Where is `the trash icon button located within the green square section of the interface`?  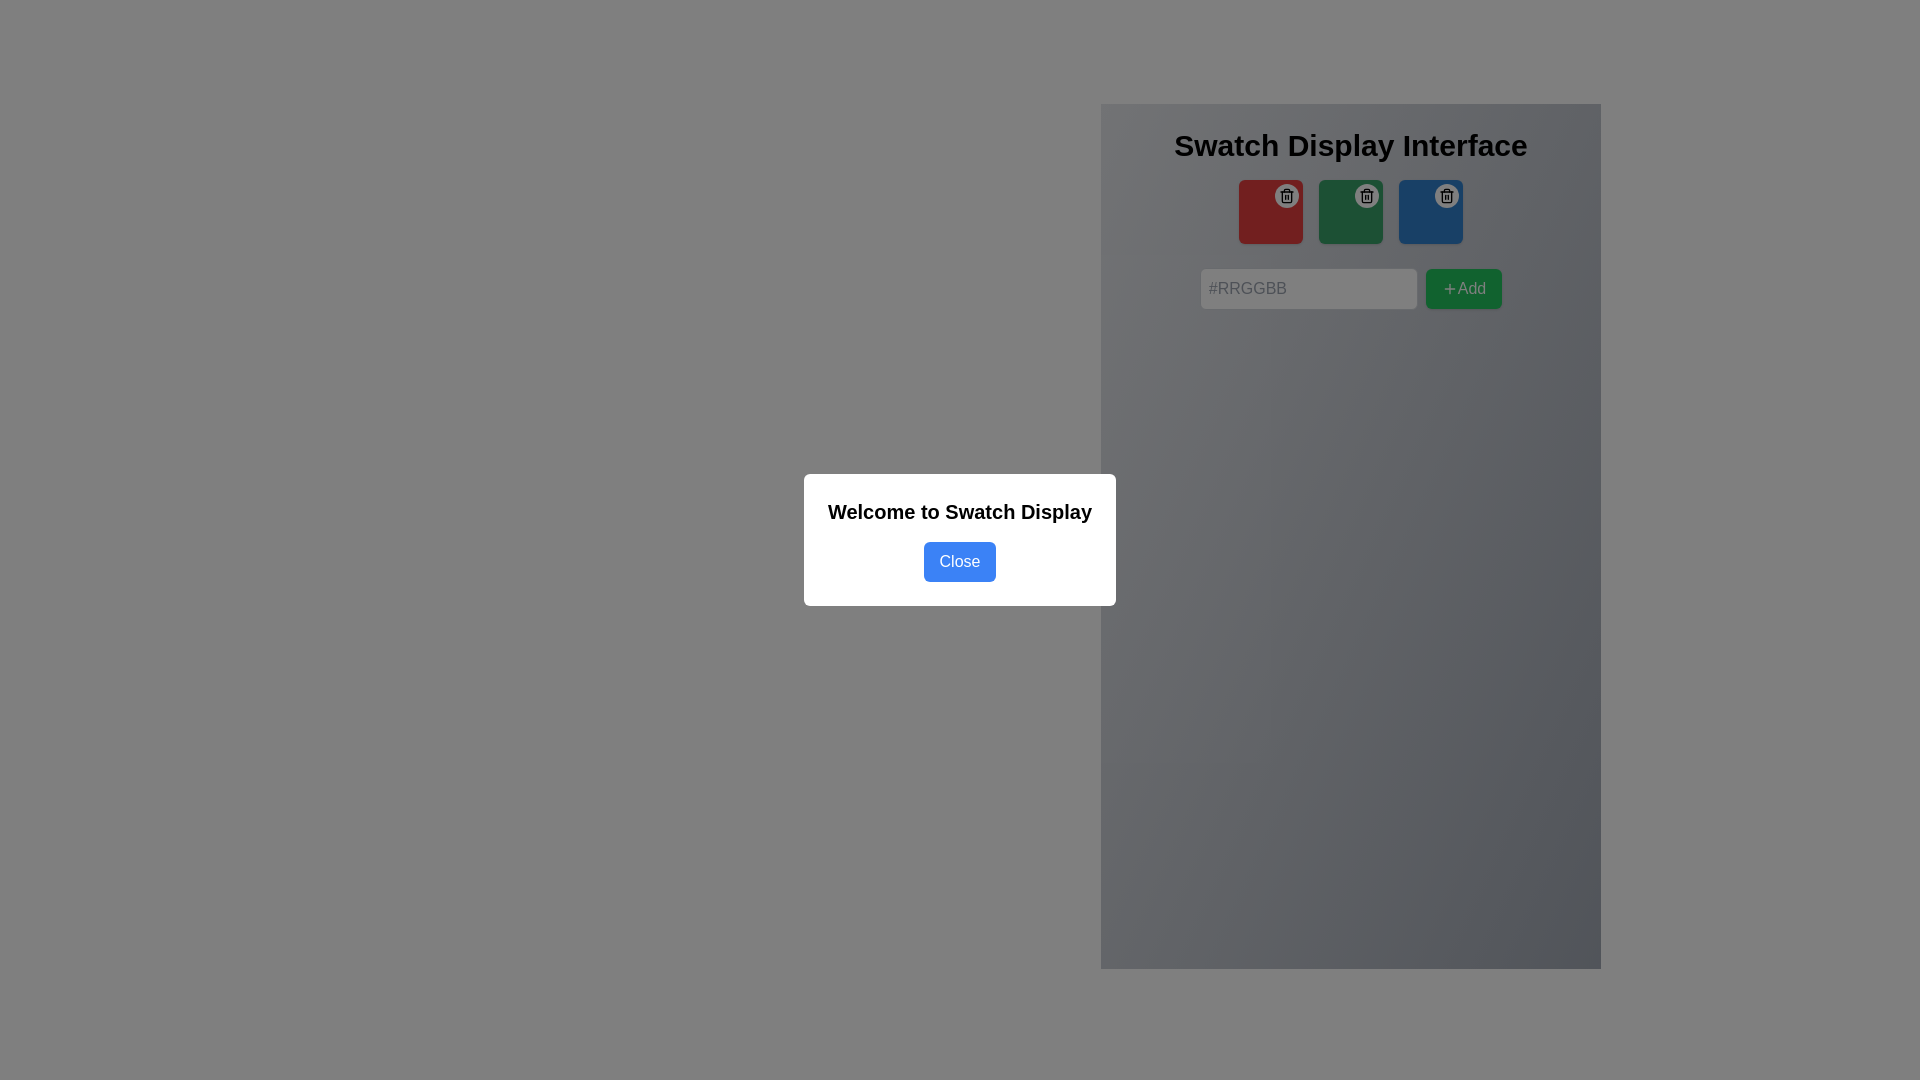
the trash icon button located within the green square section of the interface is located at coordinates (1366, 196).